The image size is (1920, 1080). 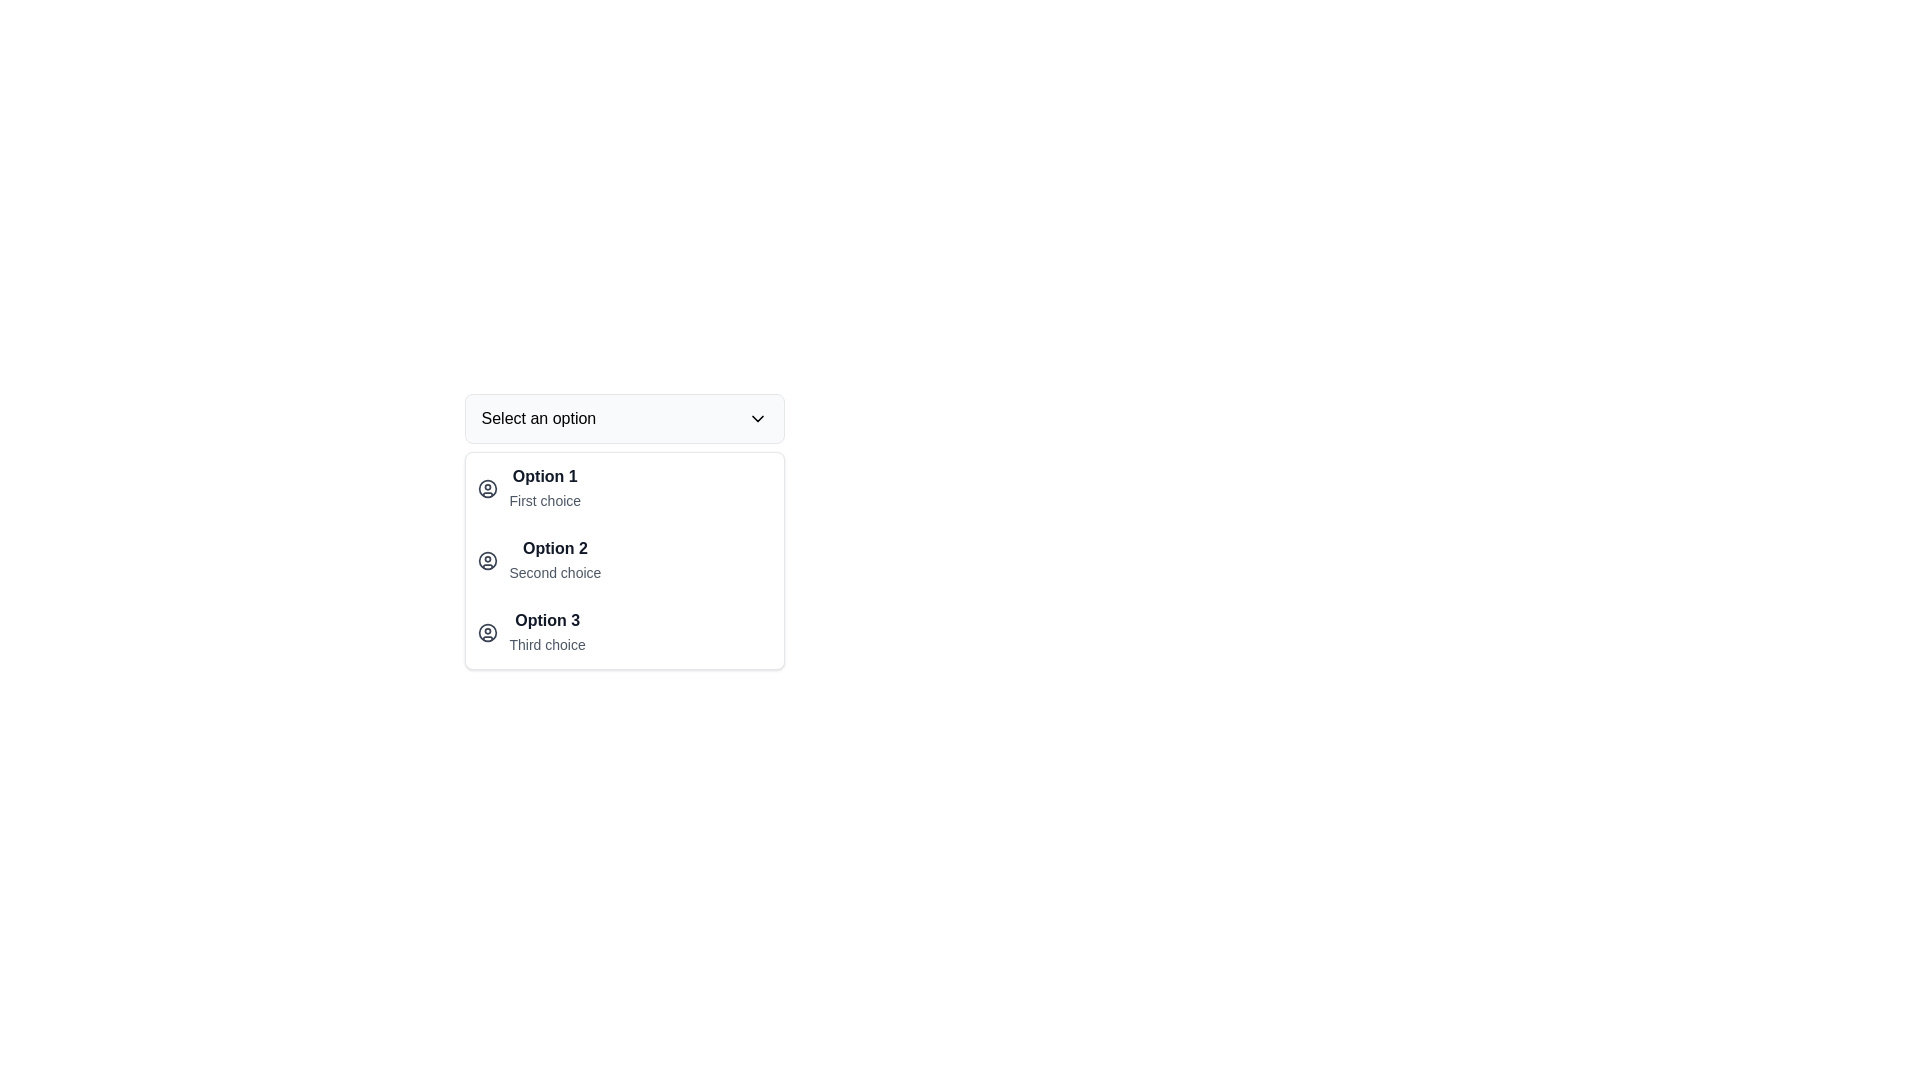 I want to click on the bold text element labeled 'Option 1', which is the first item in a list and is styled with a dark font color, so click(x=545, y=477).